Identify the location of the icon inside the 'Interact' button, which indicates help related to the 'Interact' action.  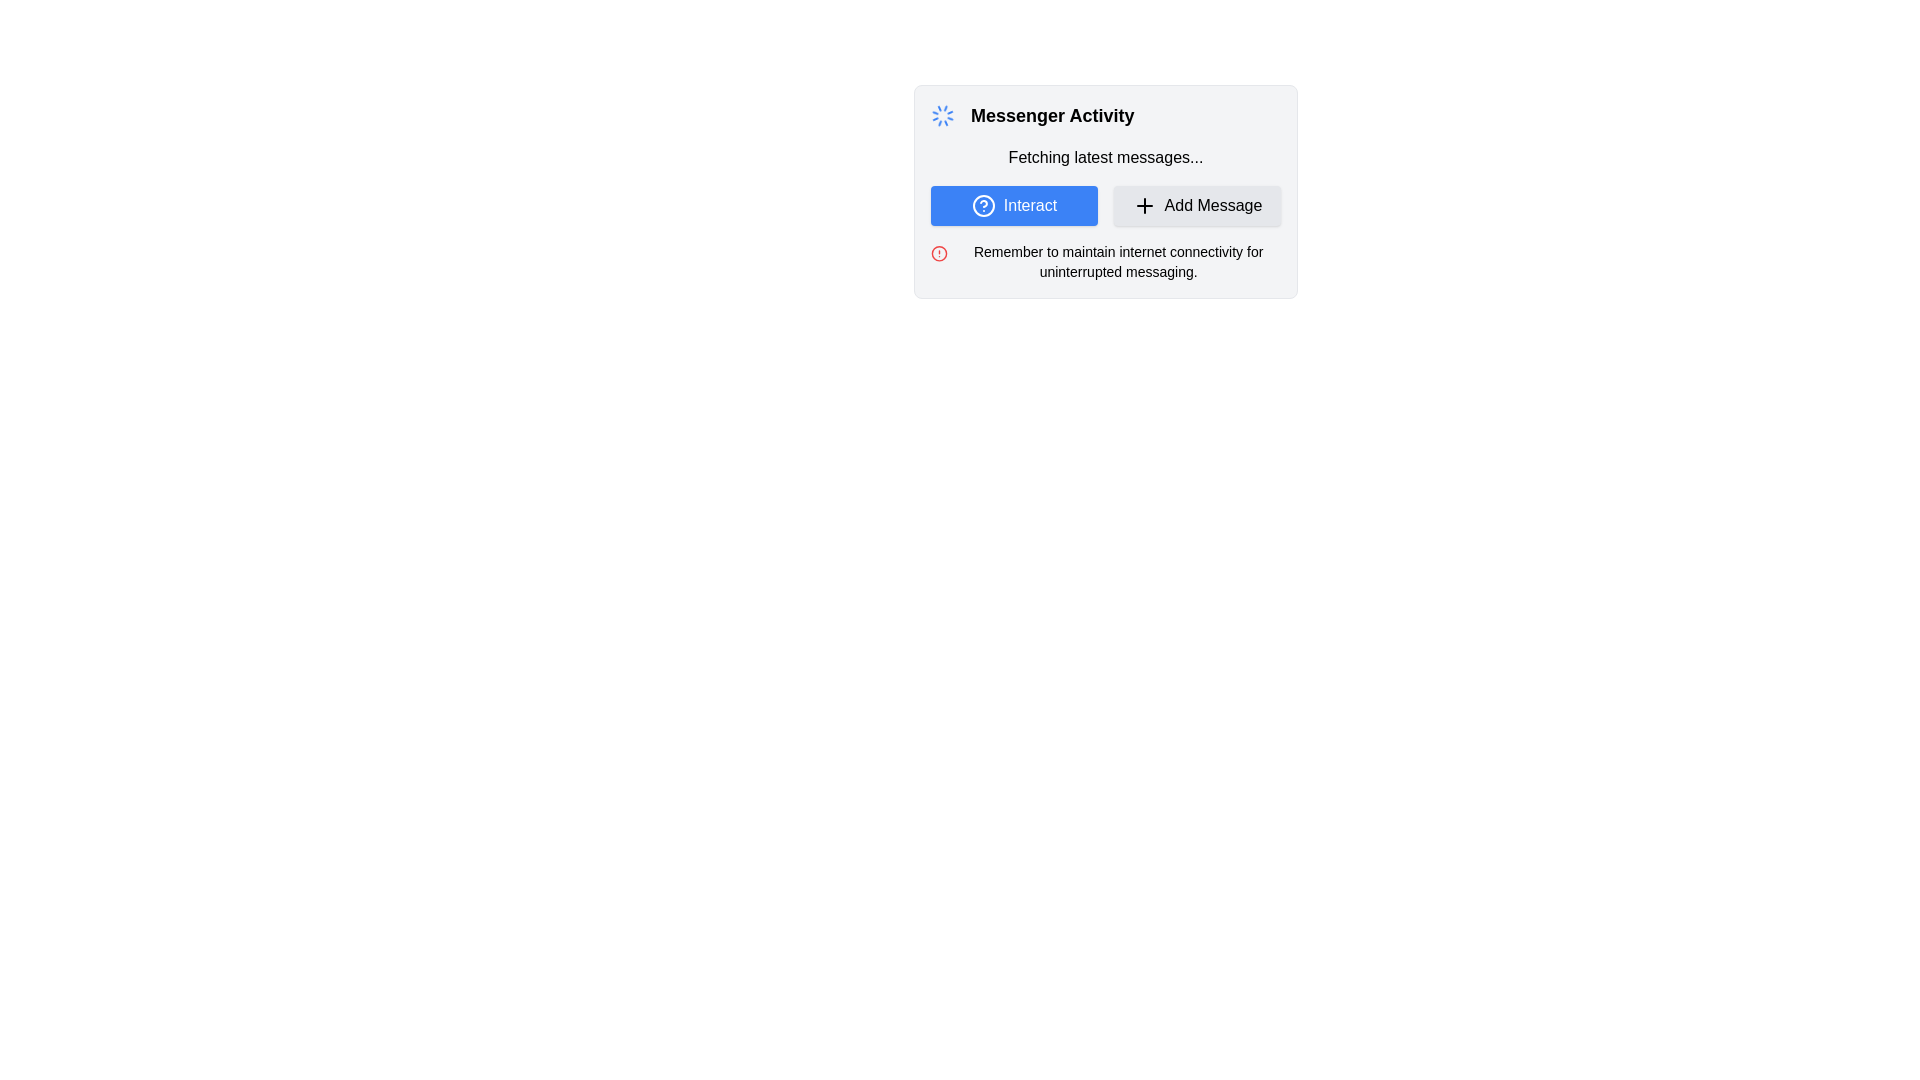
(983, 205).